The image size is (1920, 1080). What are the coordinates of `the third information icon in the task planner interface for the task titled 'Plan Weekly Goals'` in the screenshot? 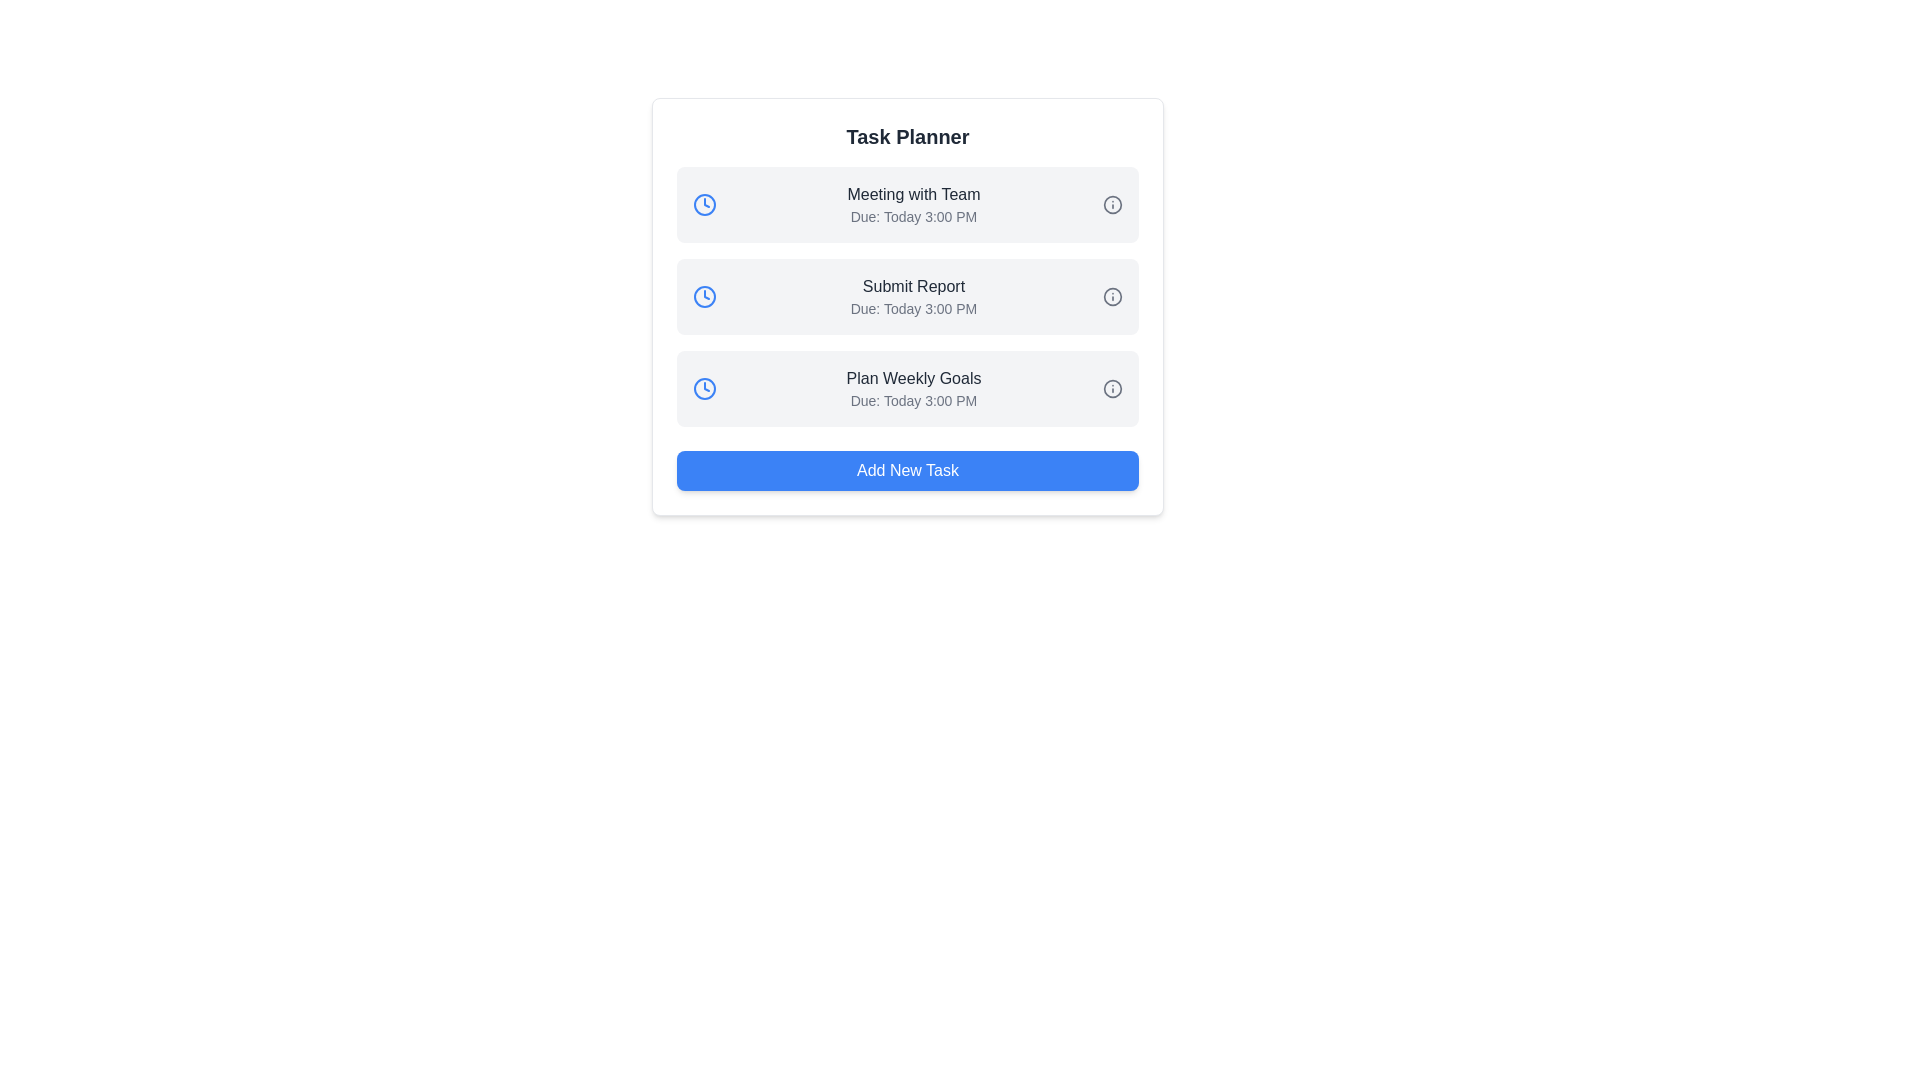 It's located at (1112, 389).